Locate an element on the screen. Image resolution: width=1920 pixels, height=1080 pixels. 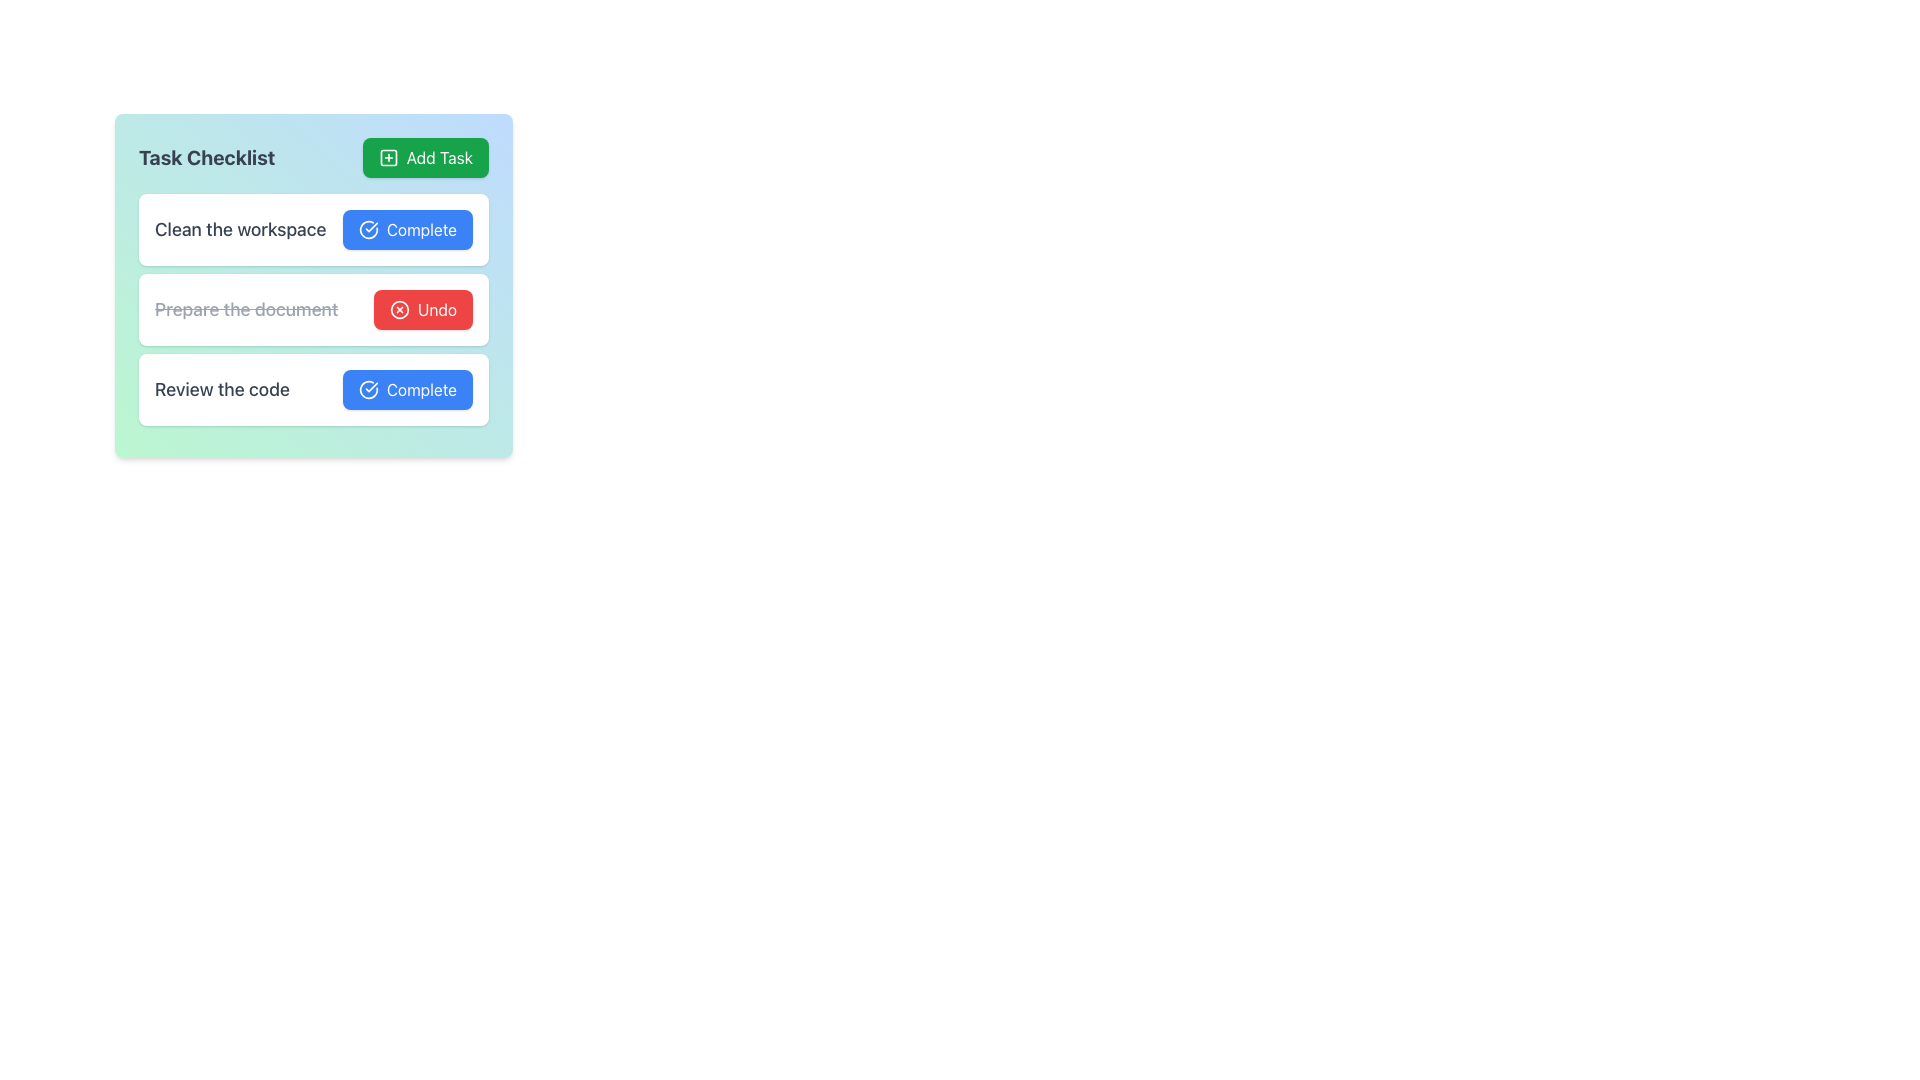
the Text label within the green button that adds a task to the Task Checklist is located at coordinates (438, 157).